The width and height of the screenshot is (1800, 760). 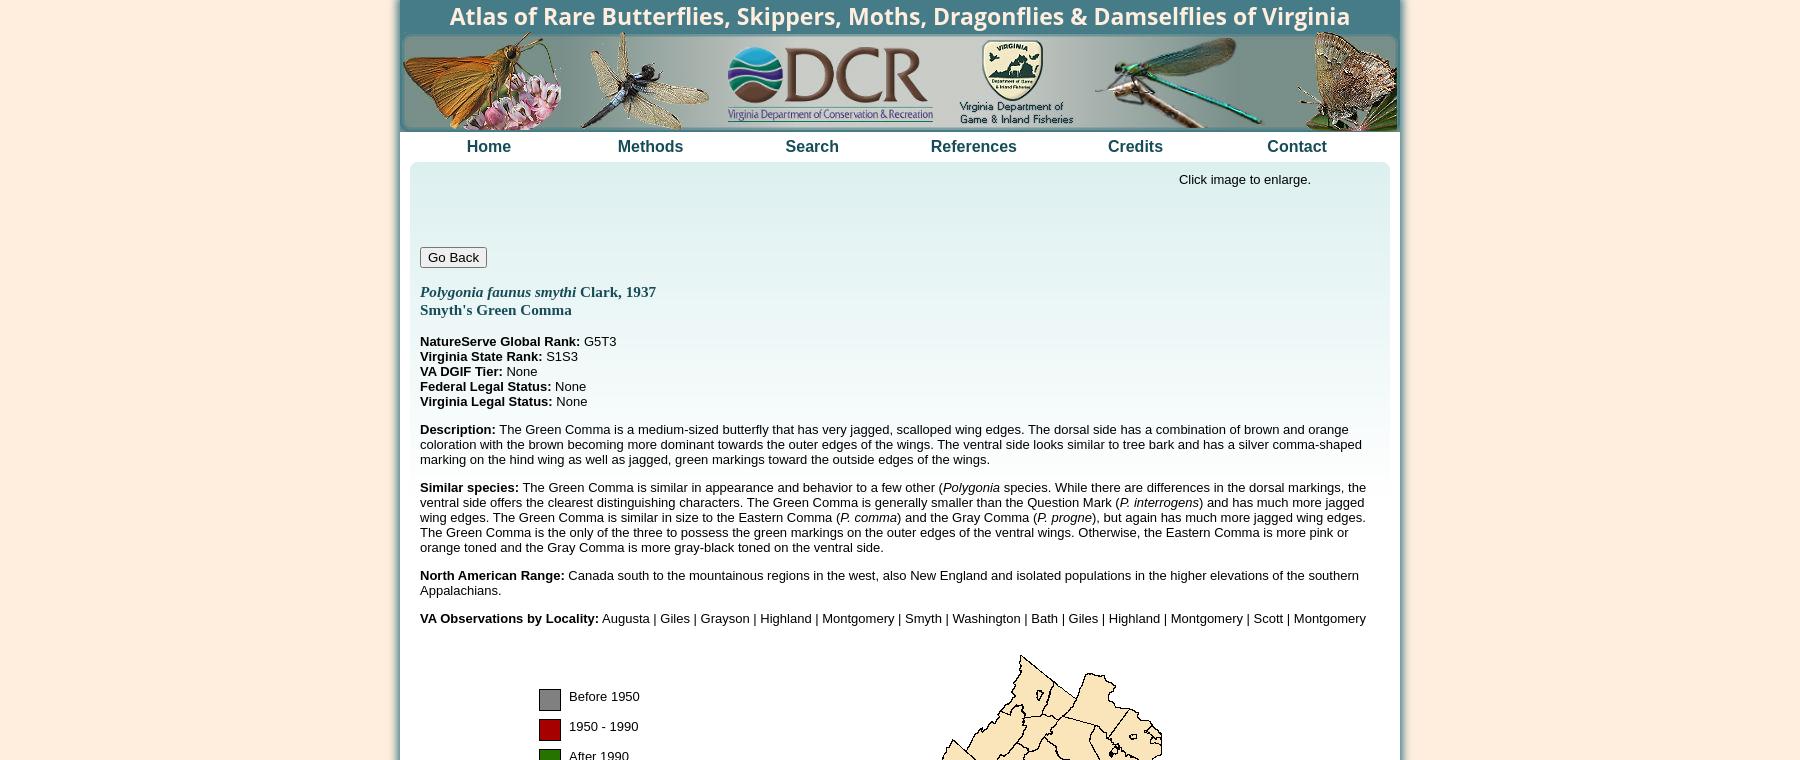 What do you see at coordinates (1296, 146) in the screenshot?
I see `'Contact'` at bounding box center [1296, 146].